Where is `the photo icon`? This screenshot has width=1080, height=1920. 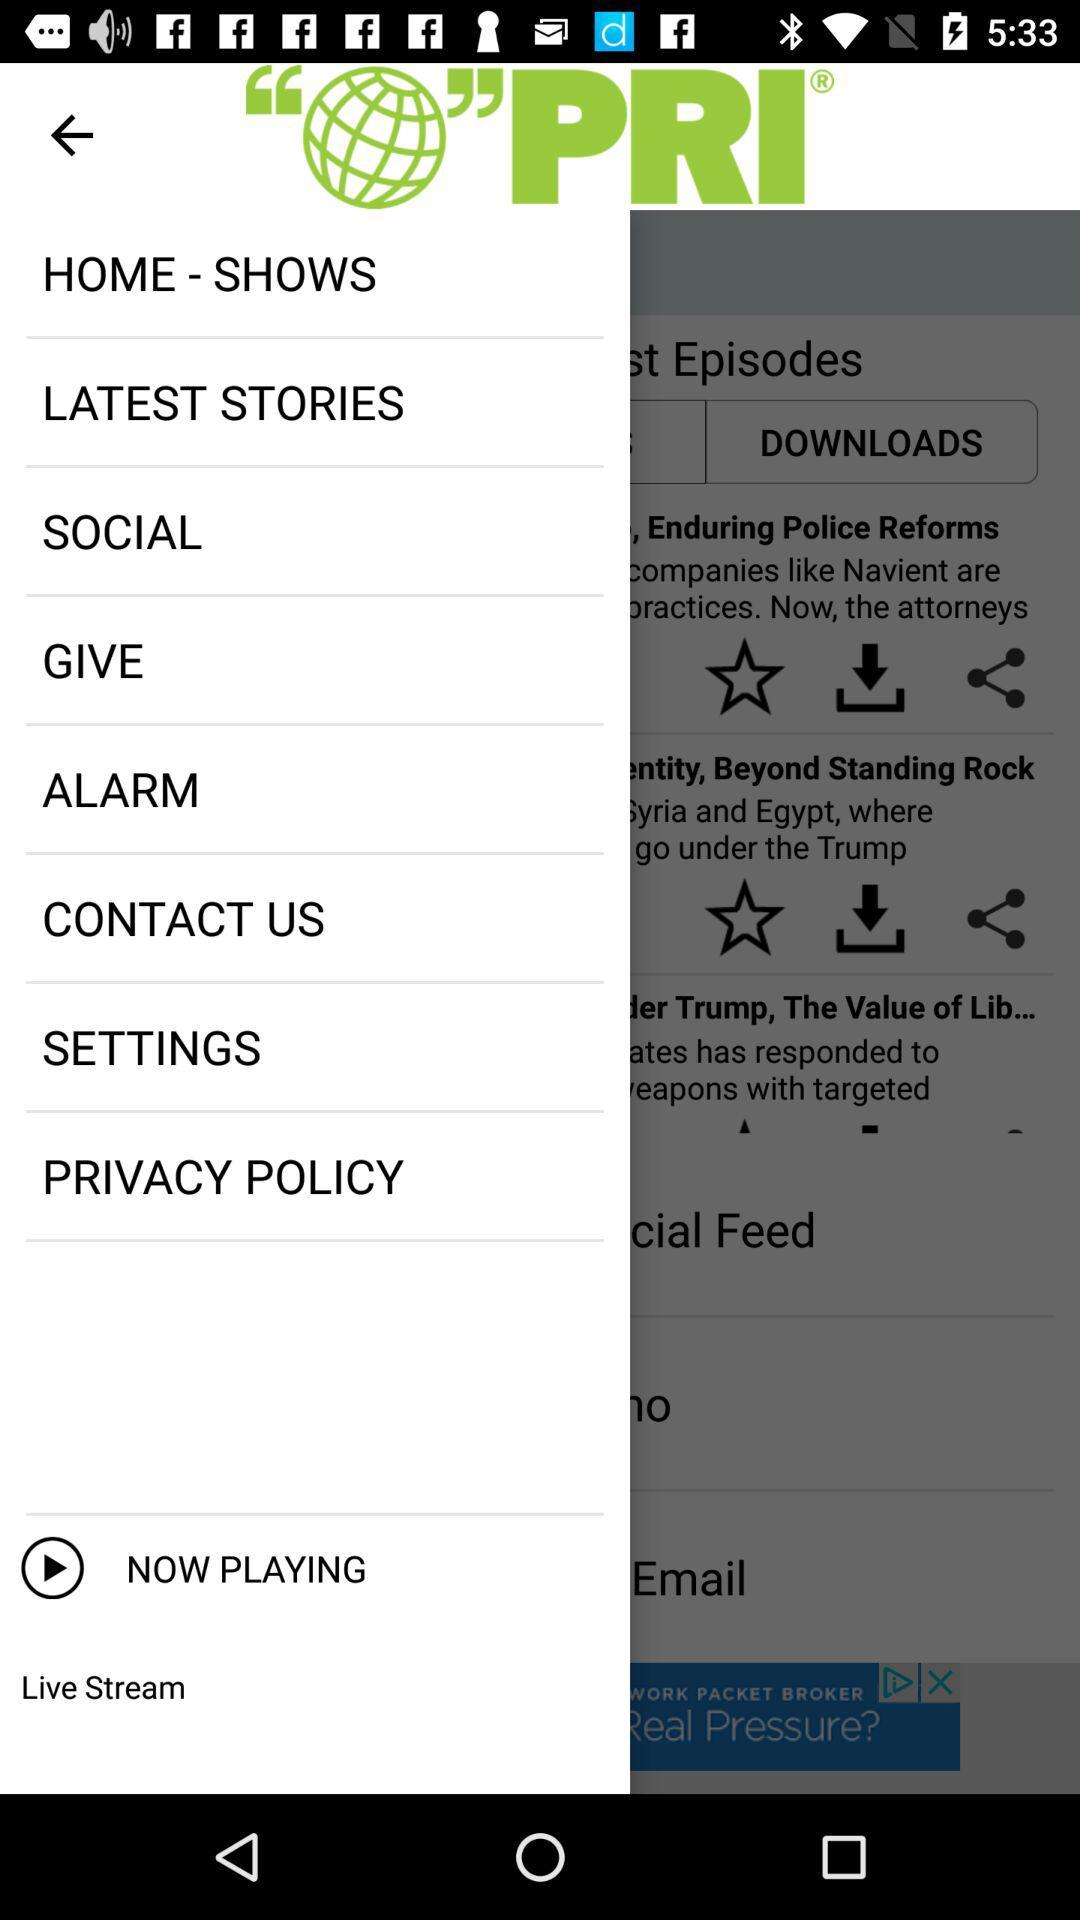
the photo icon is located at coordinates (94, 261).